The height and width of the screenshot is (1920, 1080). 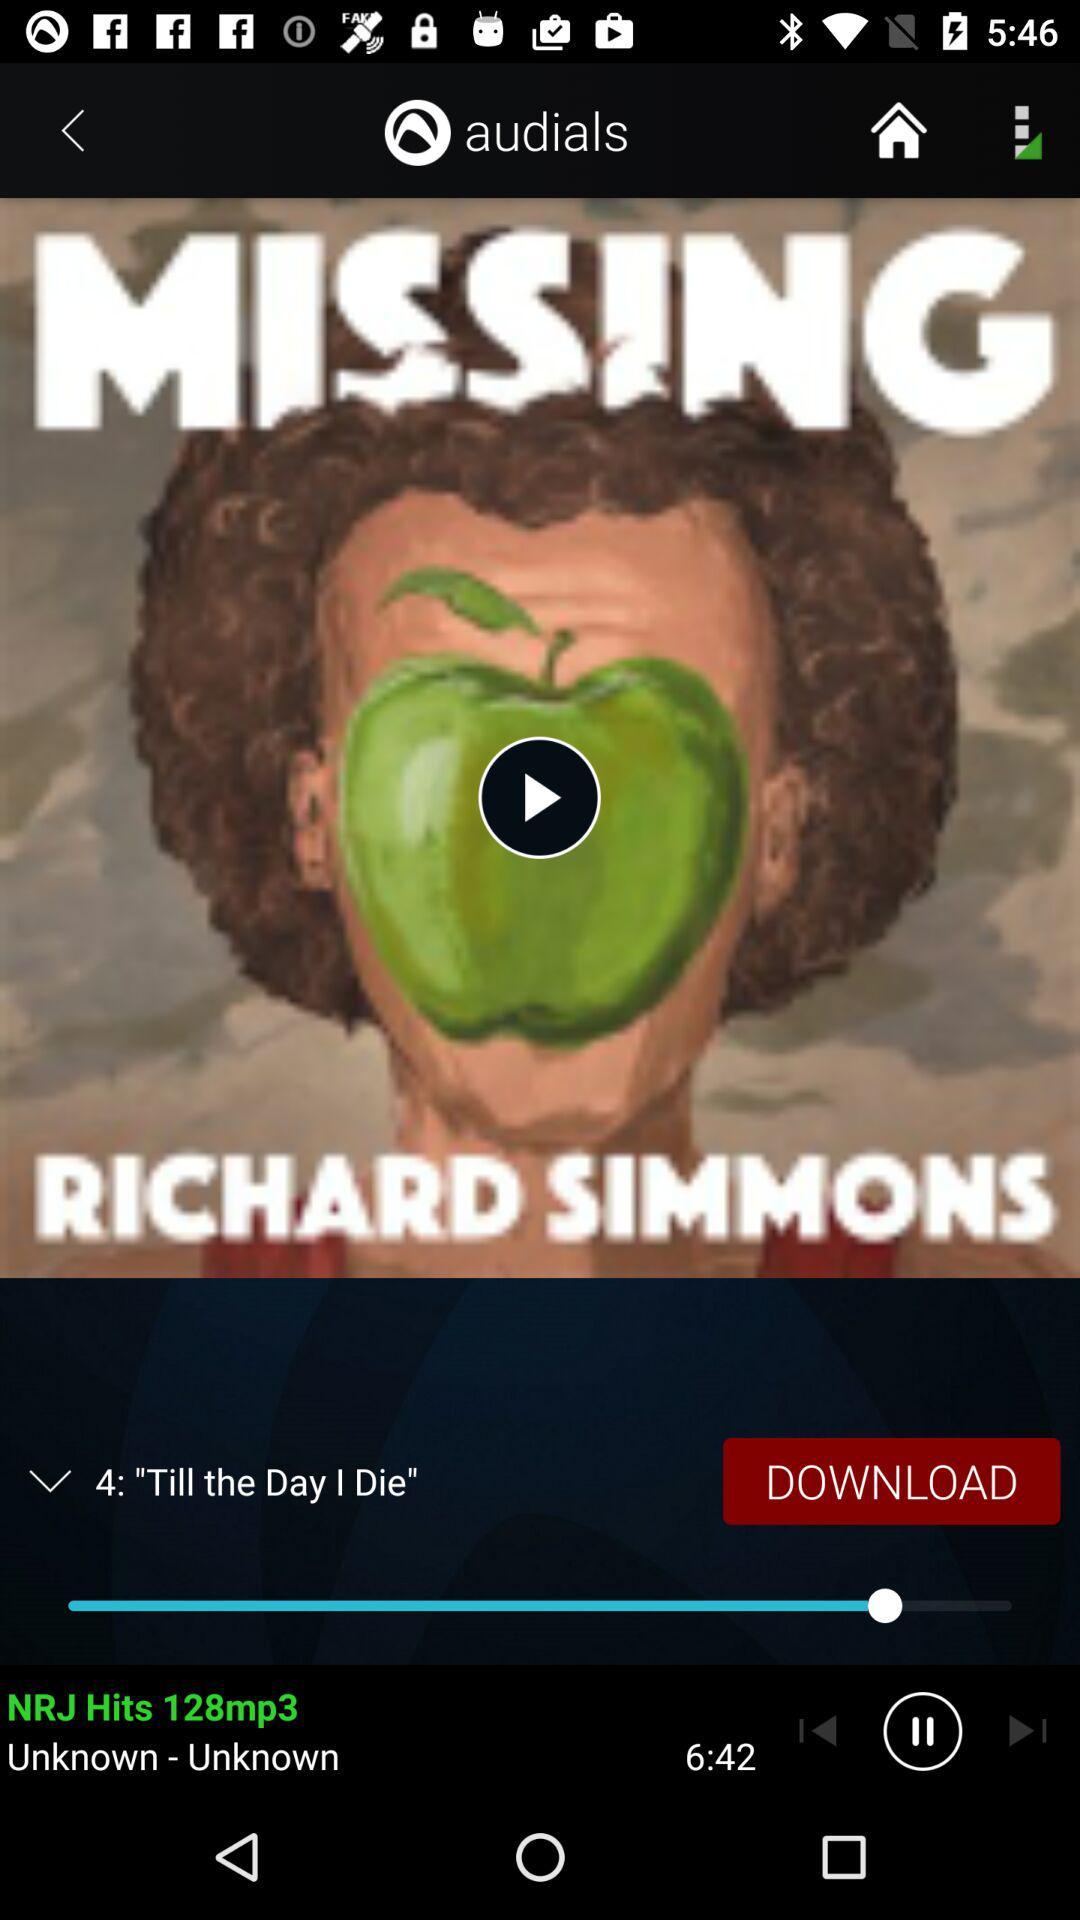 I want to click on pause the song, so click(x=922, y=1730).